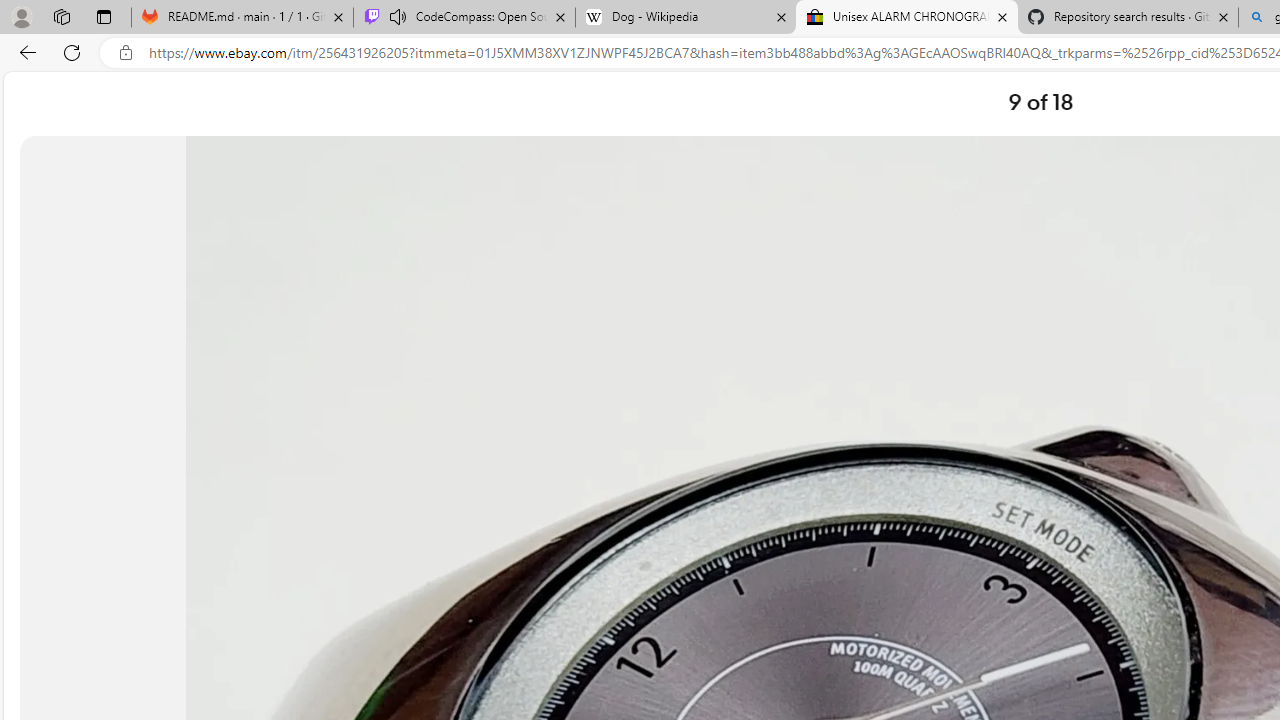 The image size is (1280, 720). Describe the element at coordinates (398, 16) in the screenshot. I see `'Mute tab'` at that location.